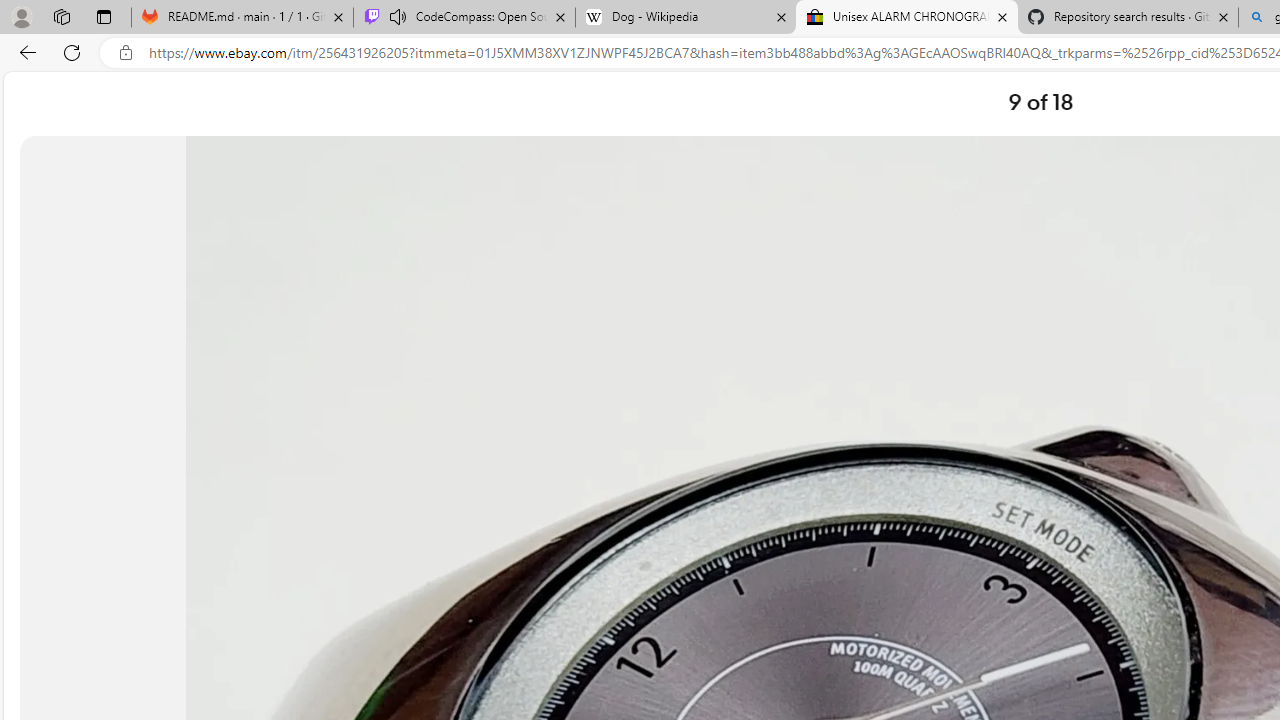 The image size is (1280, 720). Describe the element at coordinates (398, 16) in the screenshot. I see `'Mute tab'` at that location.